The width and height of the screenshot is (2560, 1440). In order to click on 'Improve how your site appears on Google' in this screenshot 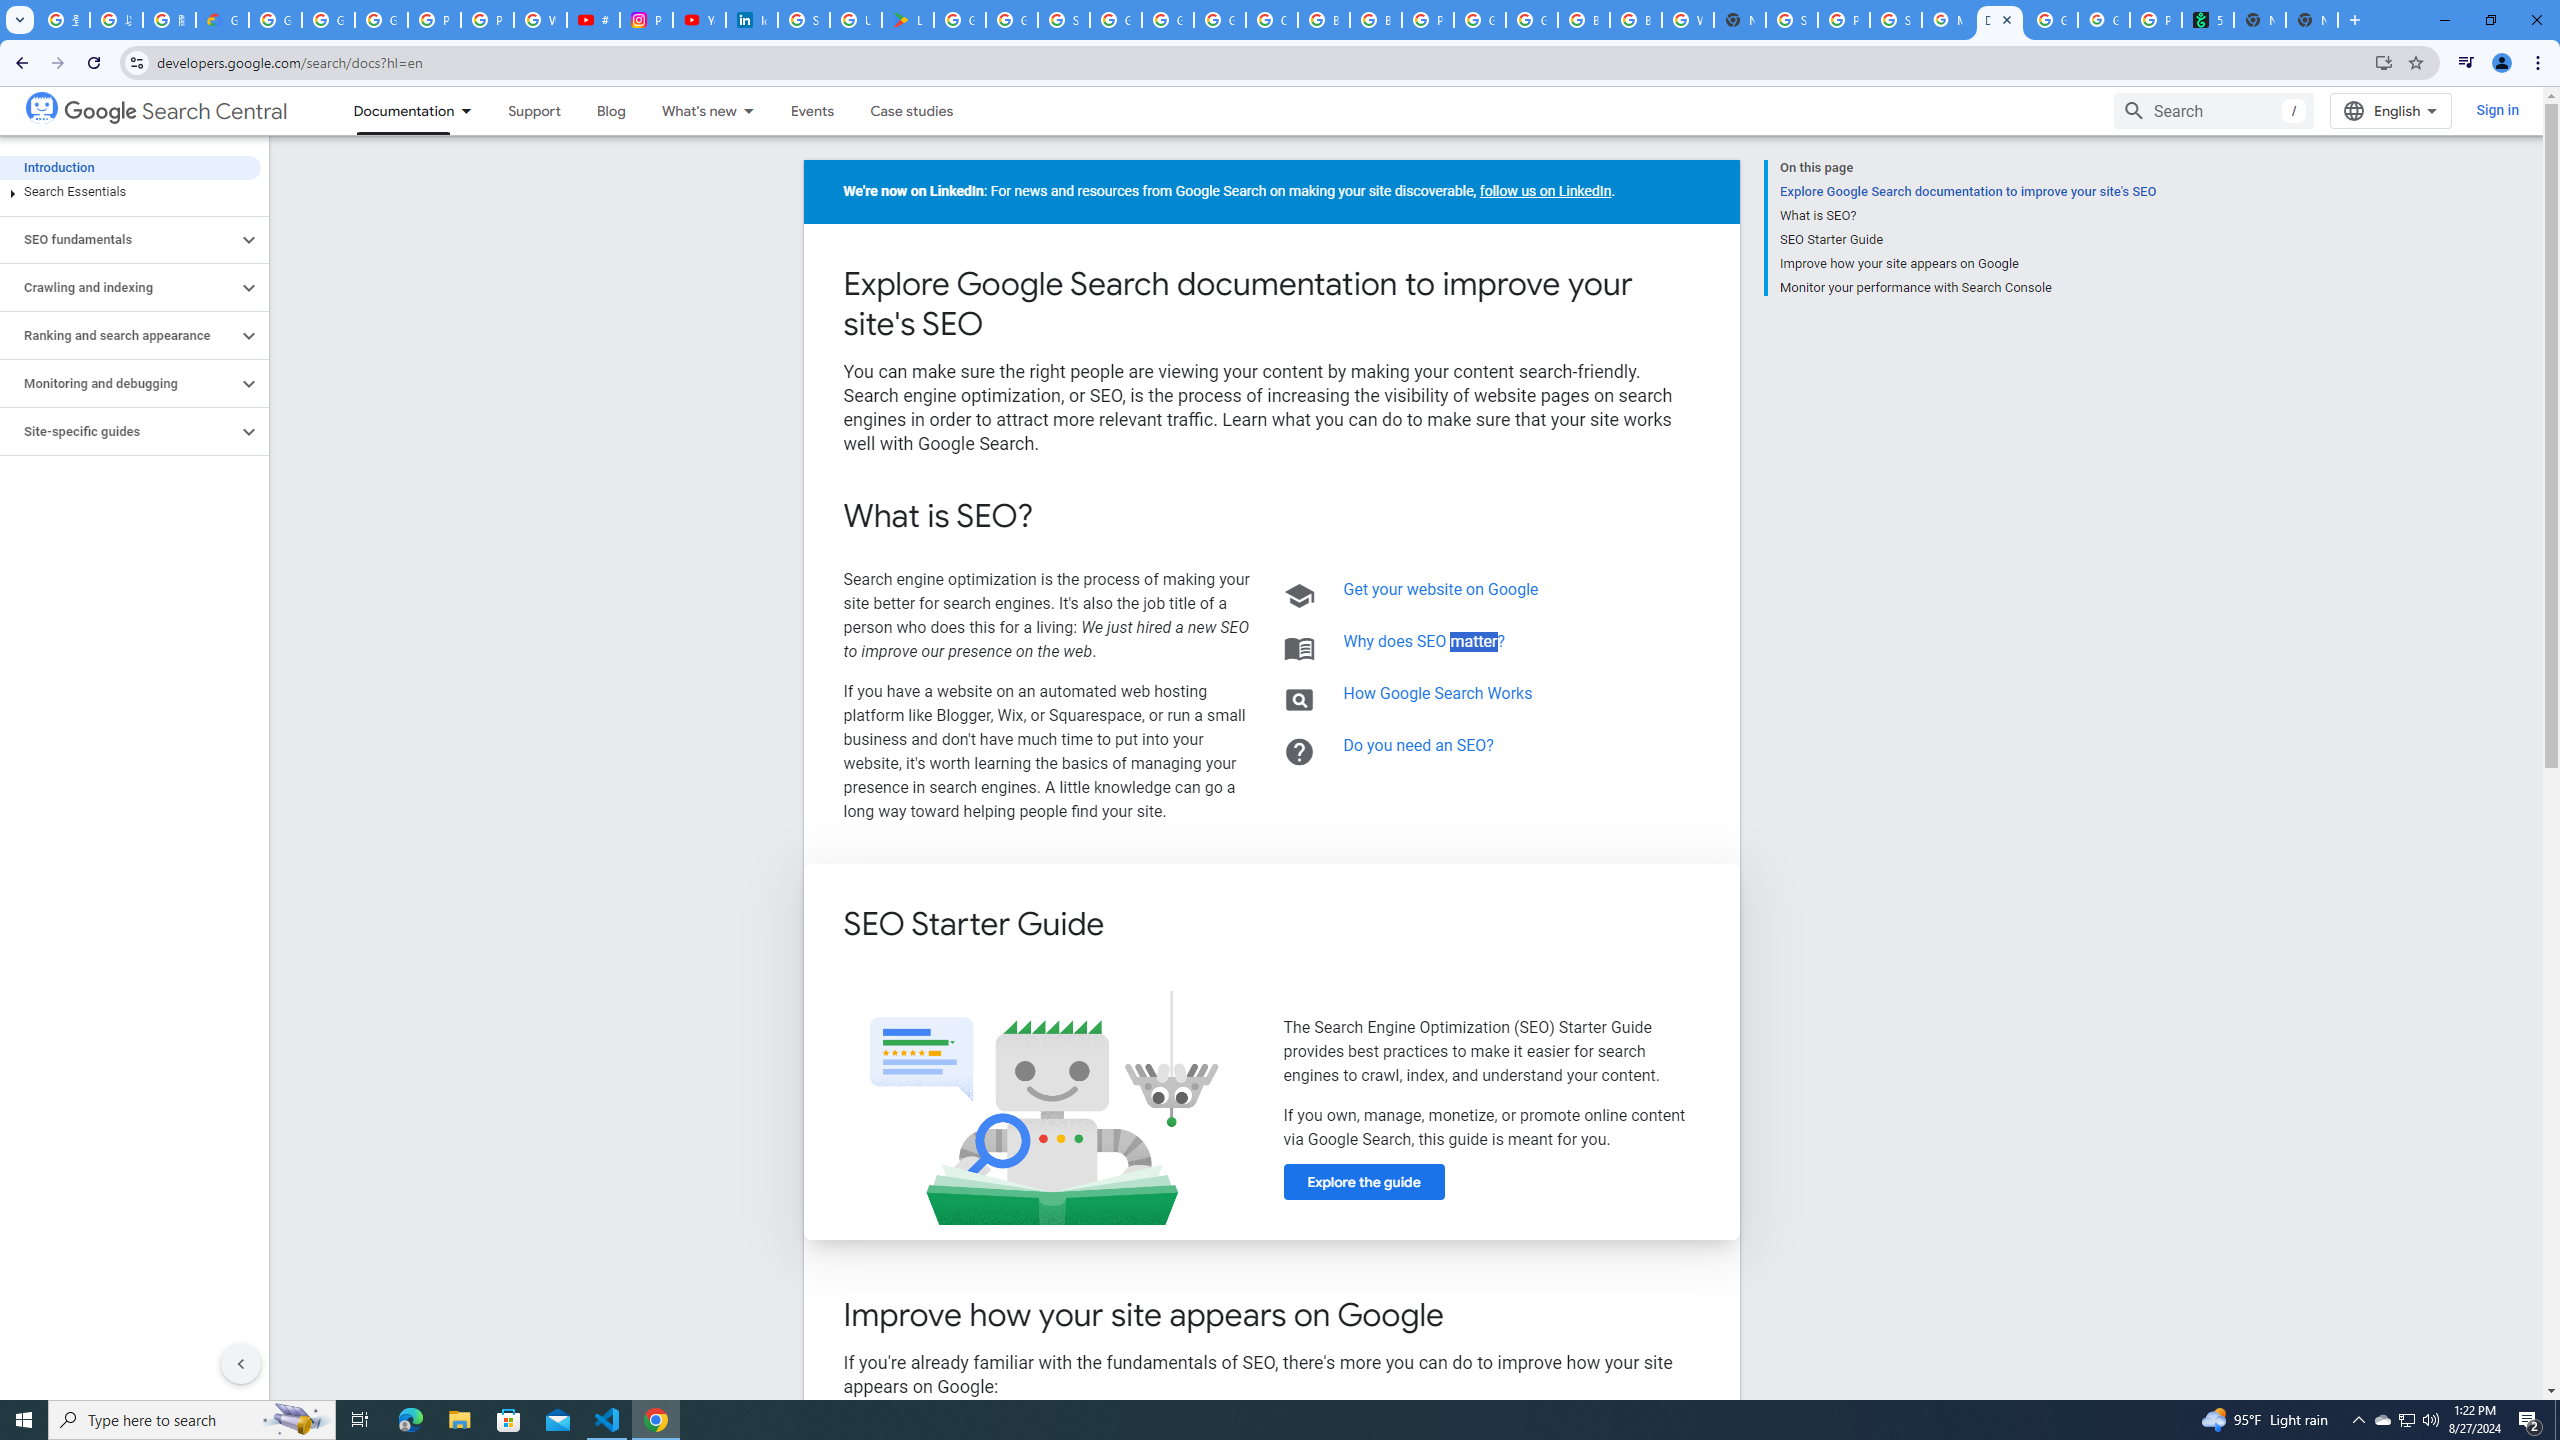, I will do `click(1966, 264)`.